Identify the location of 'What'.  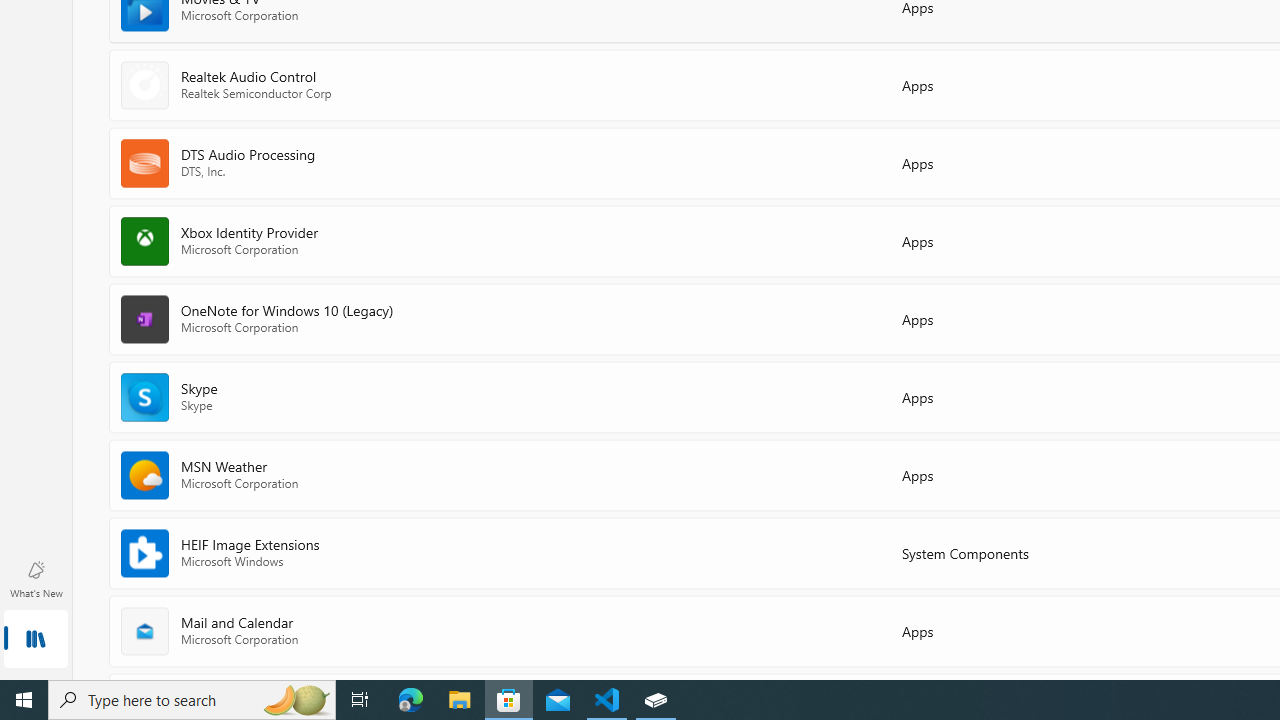
(35, 578).